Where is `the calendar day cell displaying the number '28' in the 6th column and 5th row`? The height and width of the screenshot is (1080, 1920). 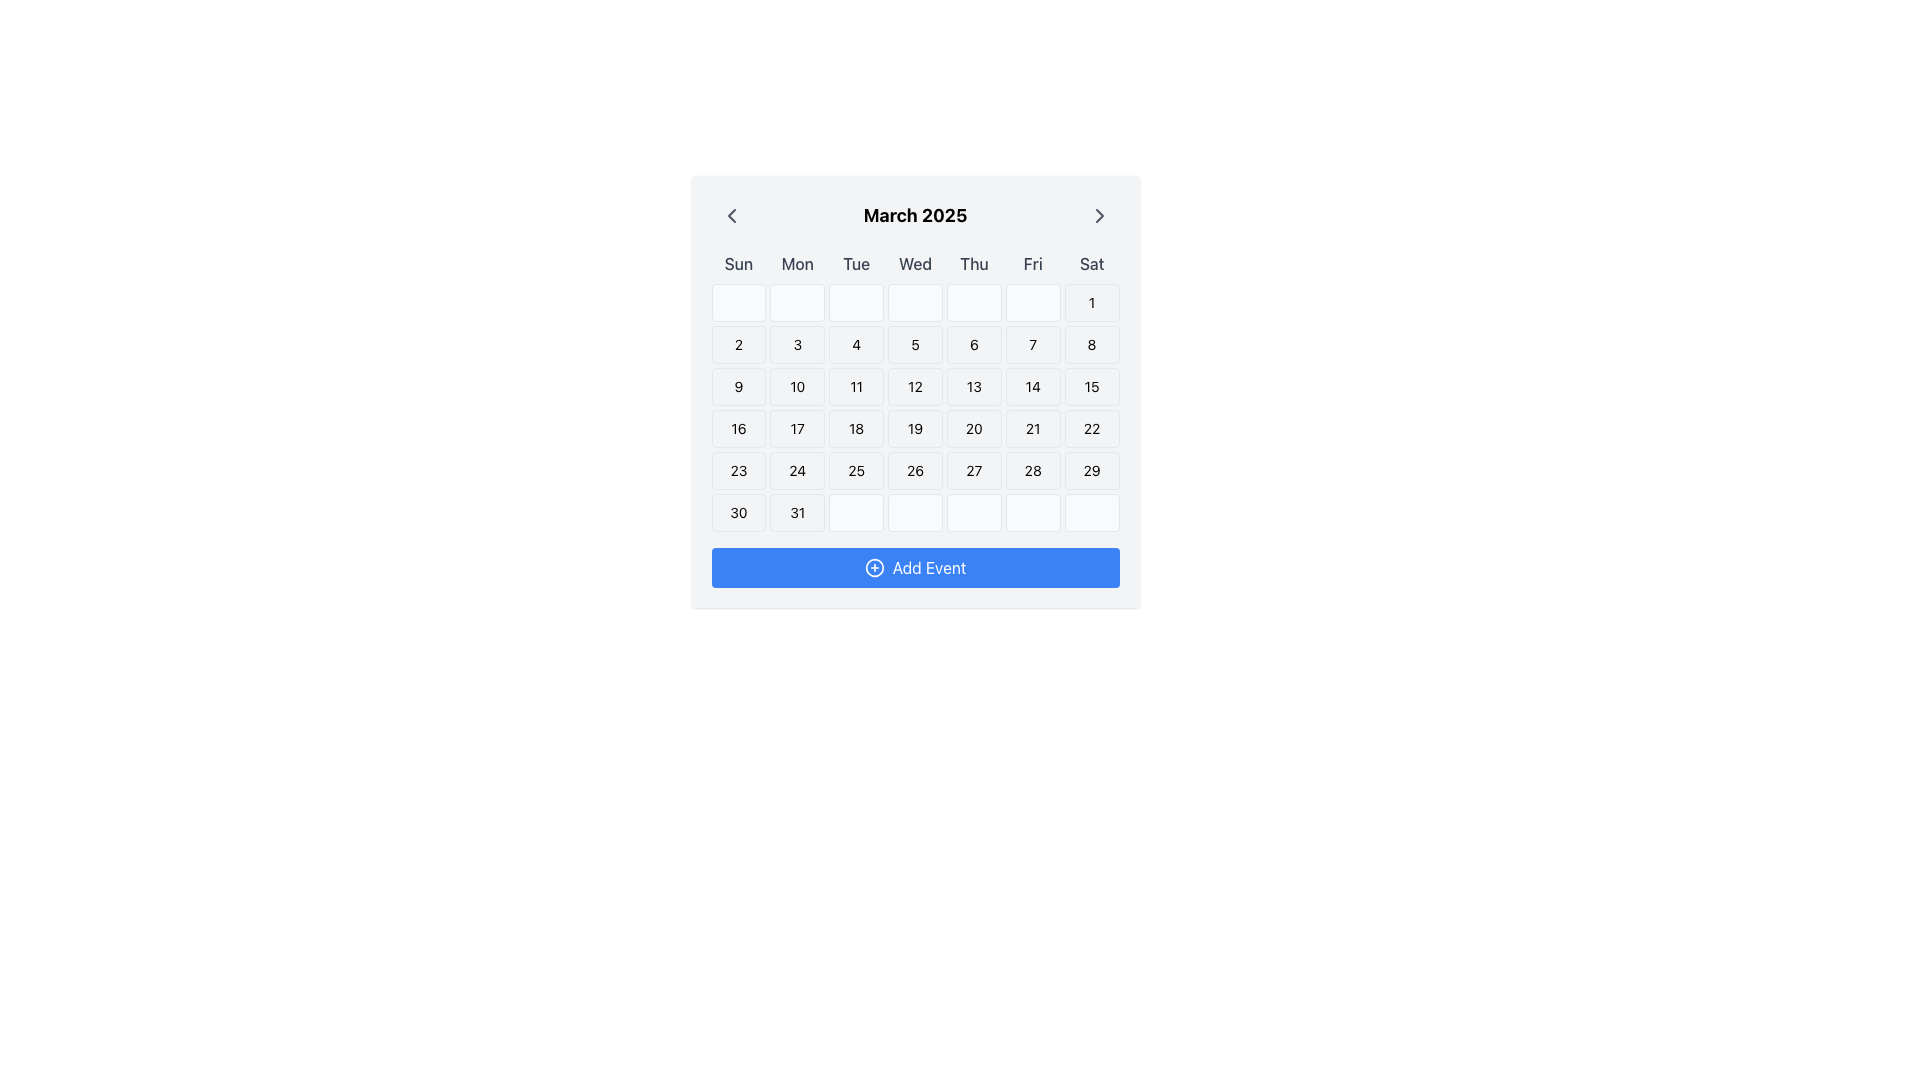 the calendar day cell displaying the number '28' in the 6th column and 5th row is located at coordinates (1032, 470).